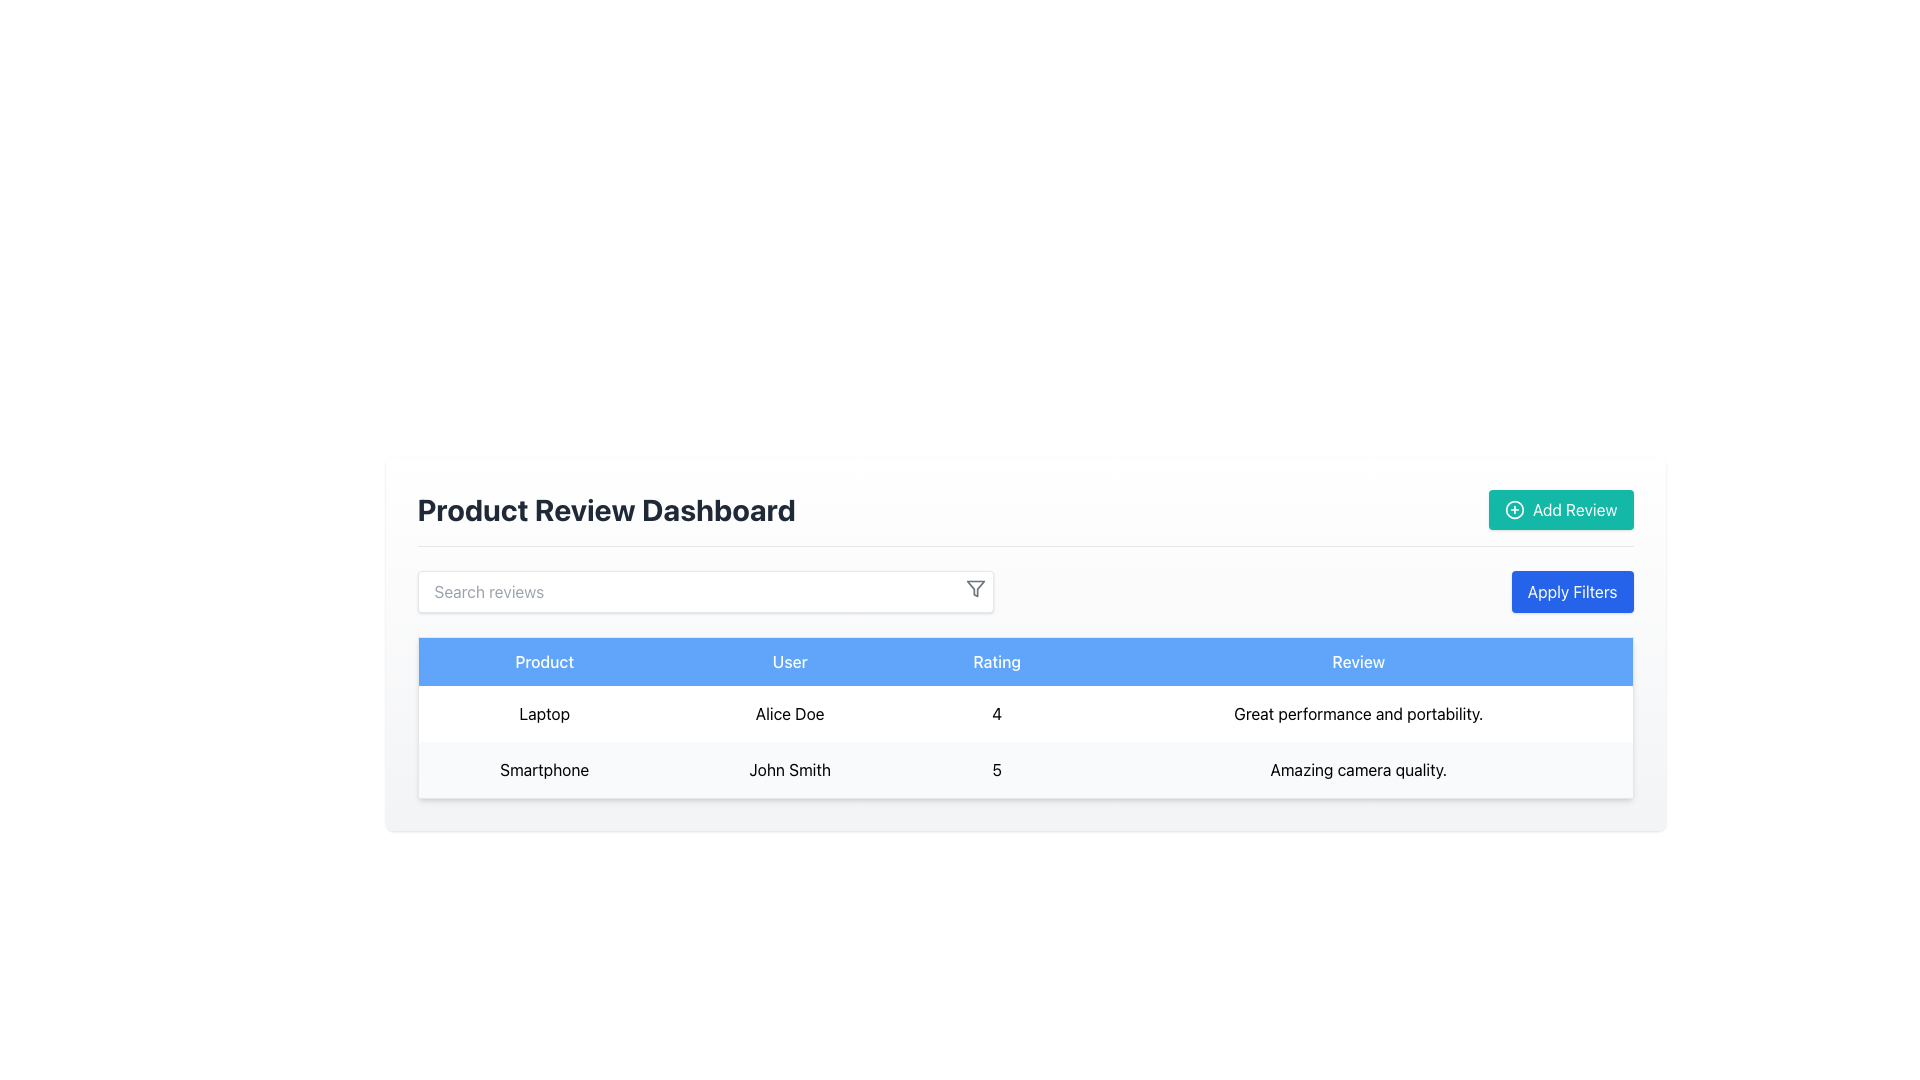 The height and width of the screenshot is (1080, 1920). Describe the element at coordinates (789, 661) in the screenshot. I see `the Table Header labeled 'User', which is a blue rectangular section with white bold text, positioned as the second column header in the table` at that location.